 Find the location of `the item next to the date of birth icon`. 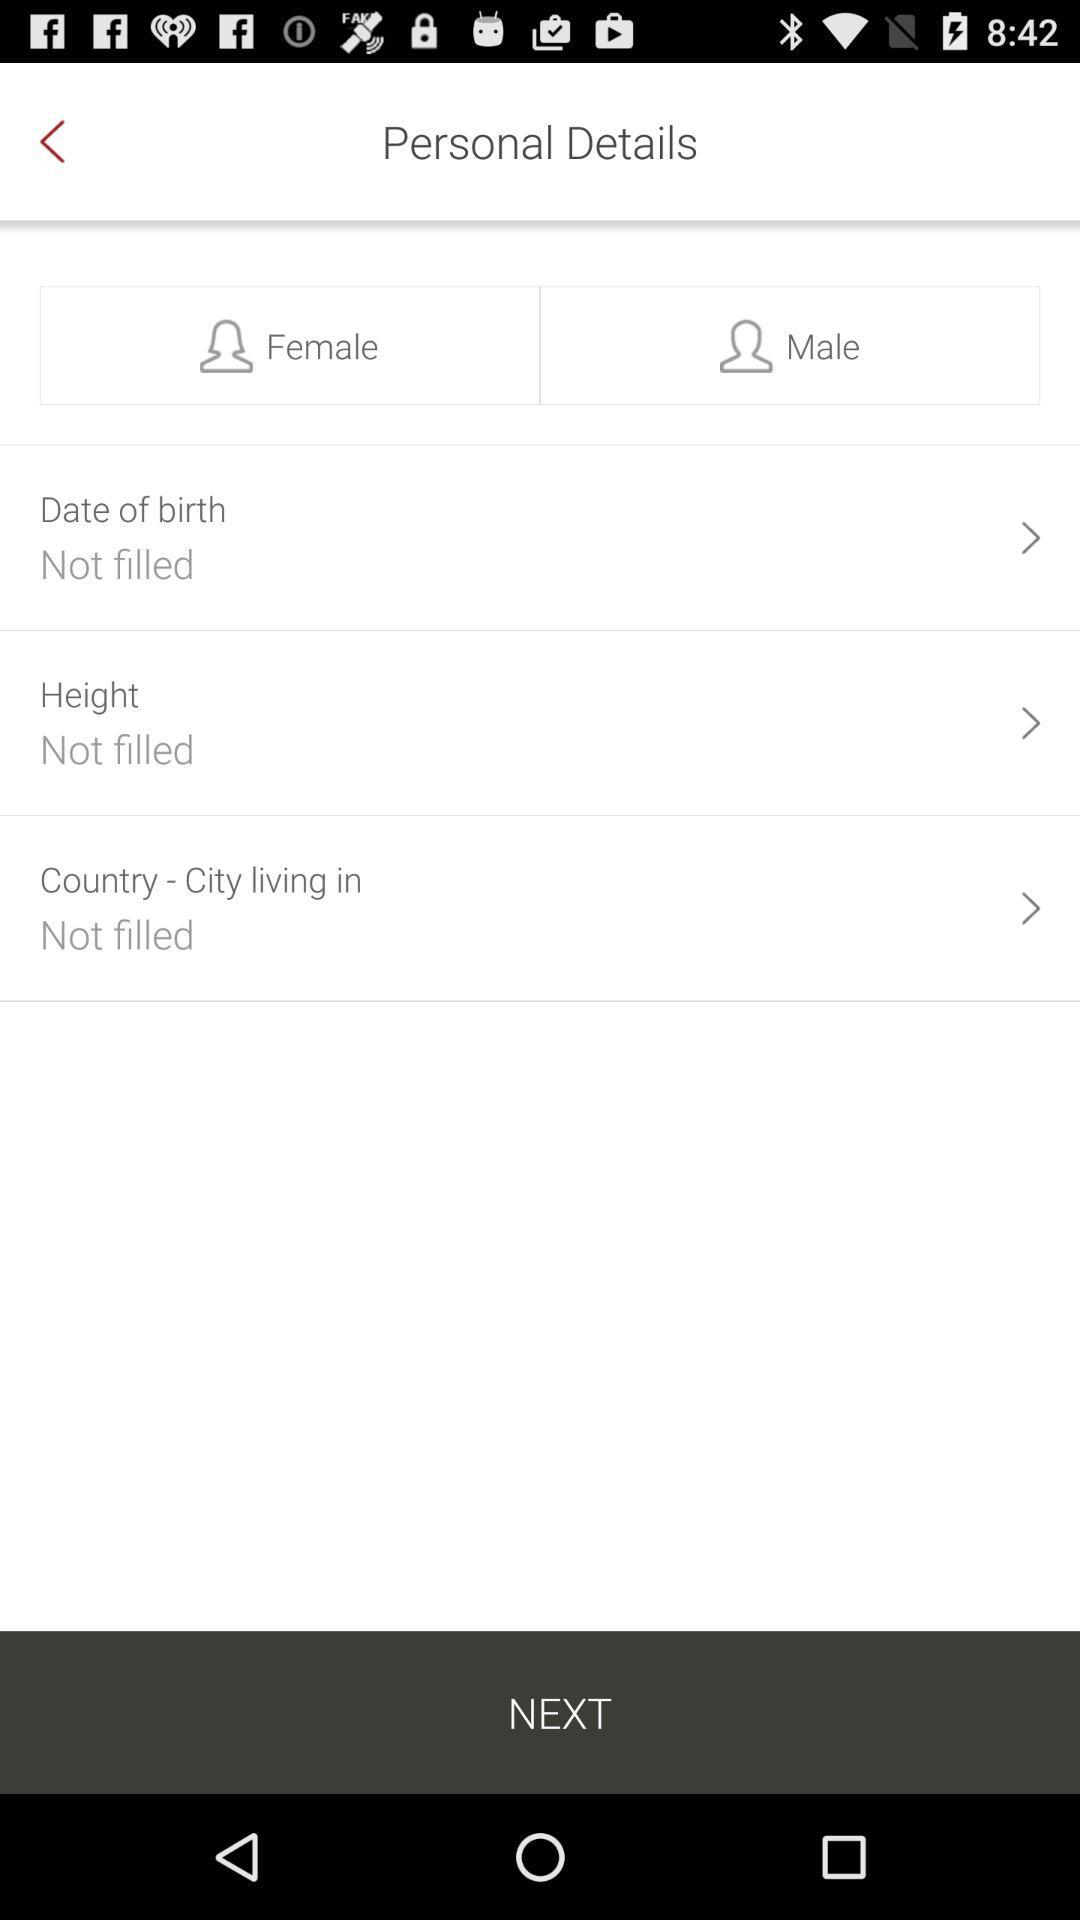

the item next to the date of birth icon is located at coordinates (1030, 537).